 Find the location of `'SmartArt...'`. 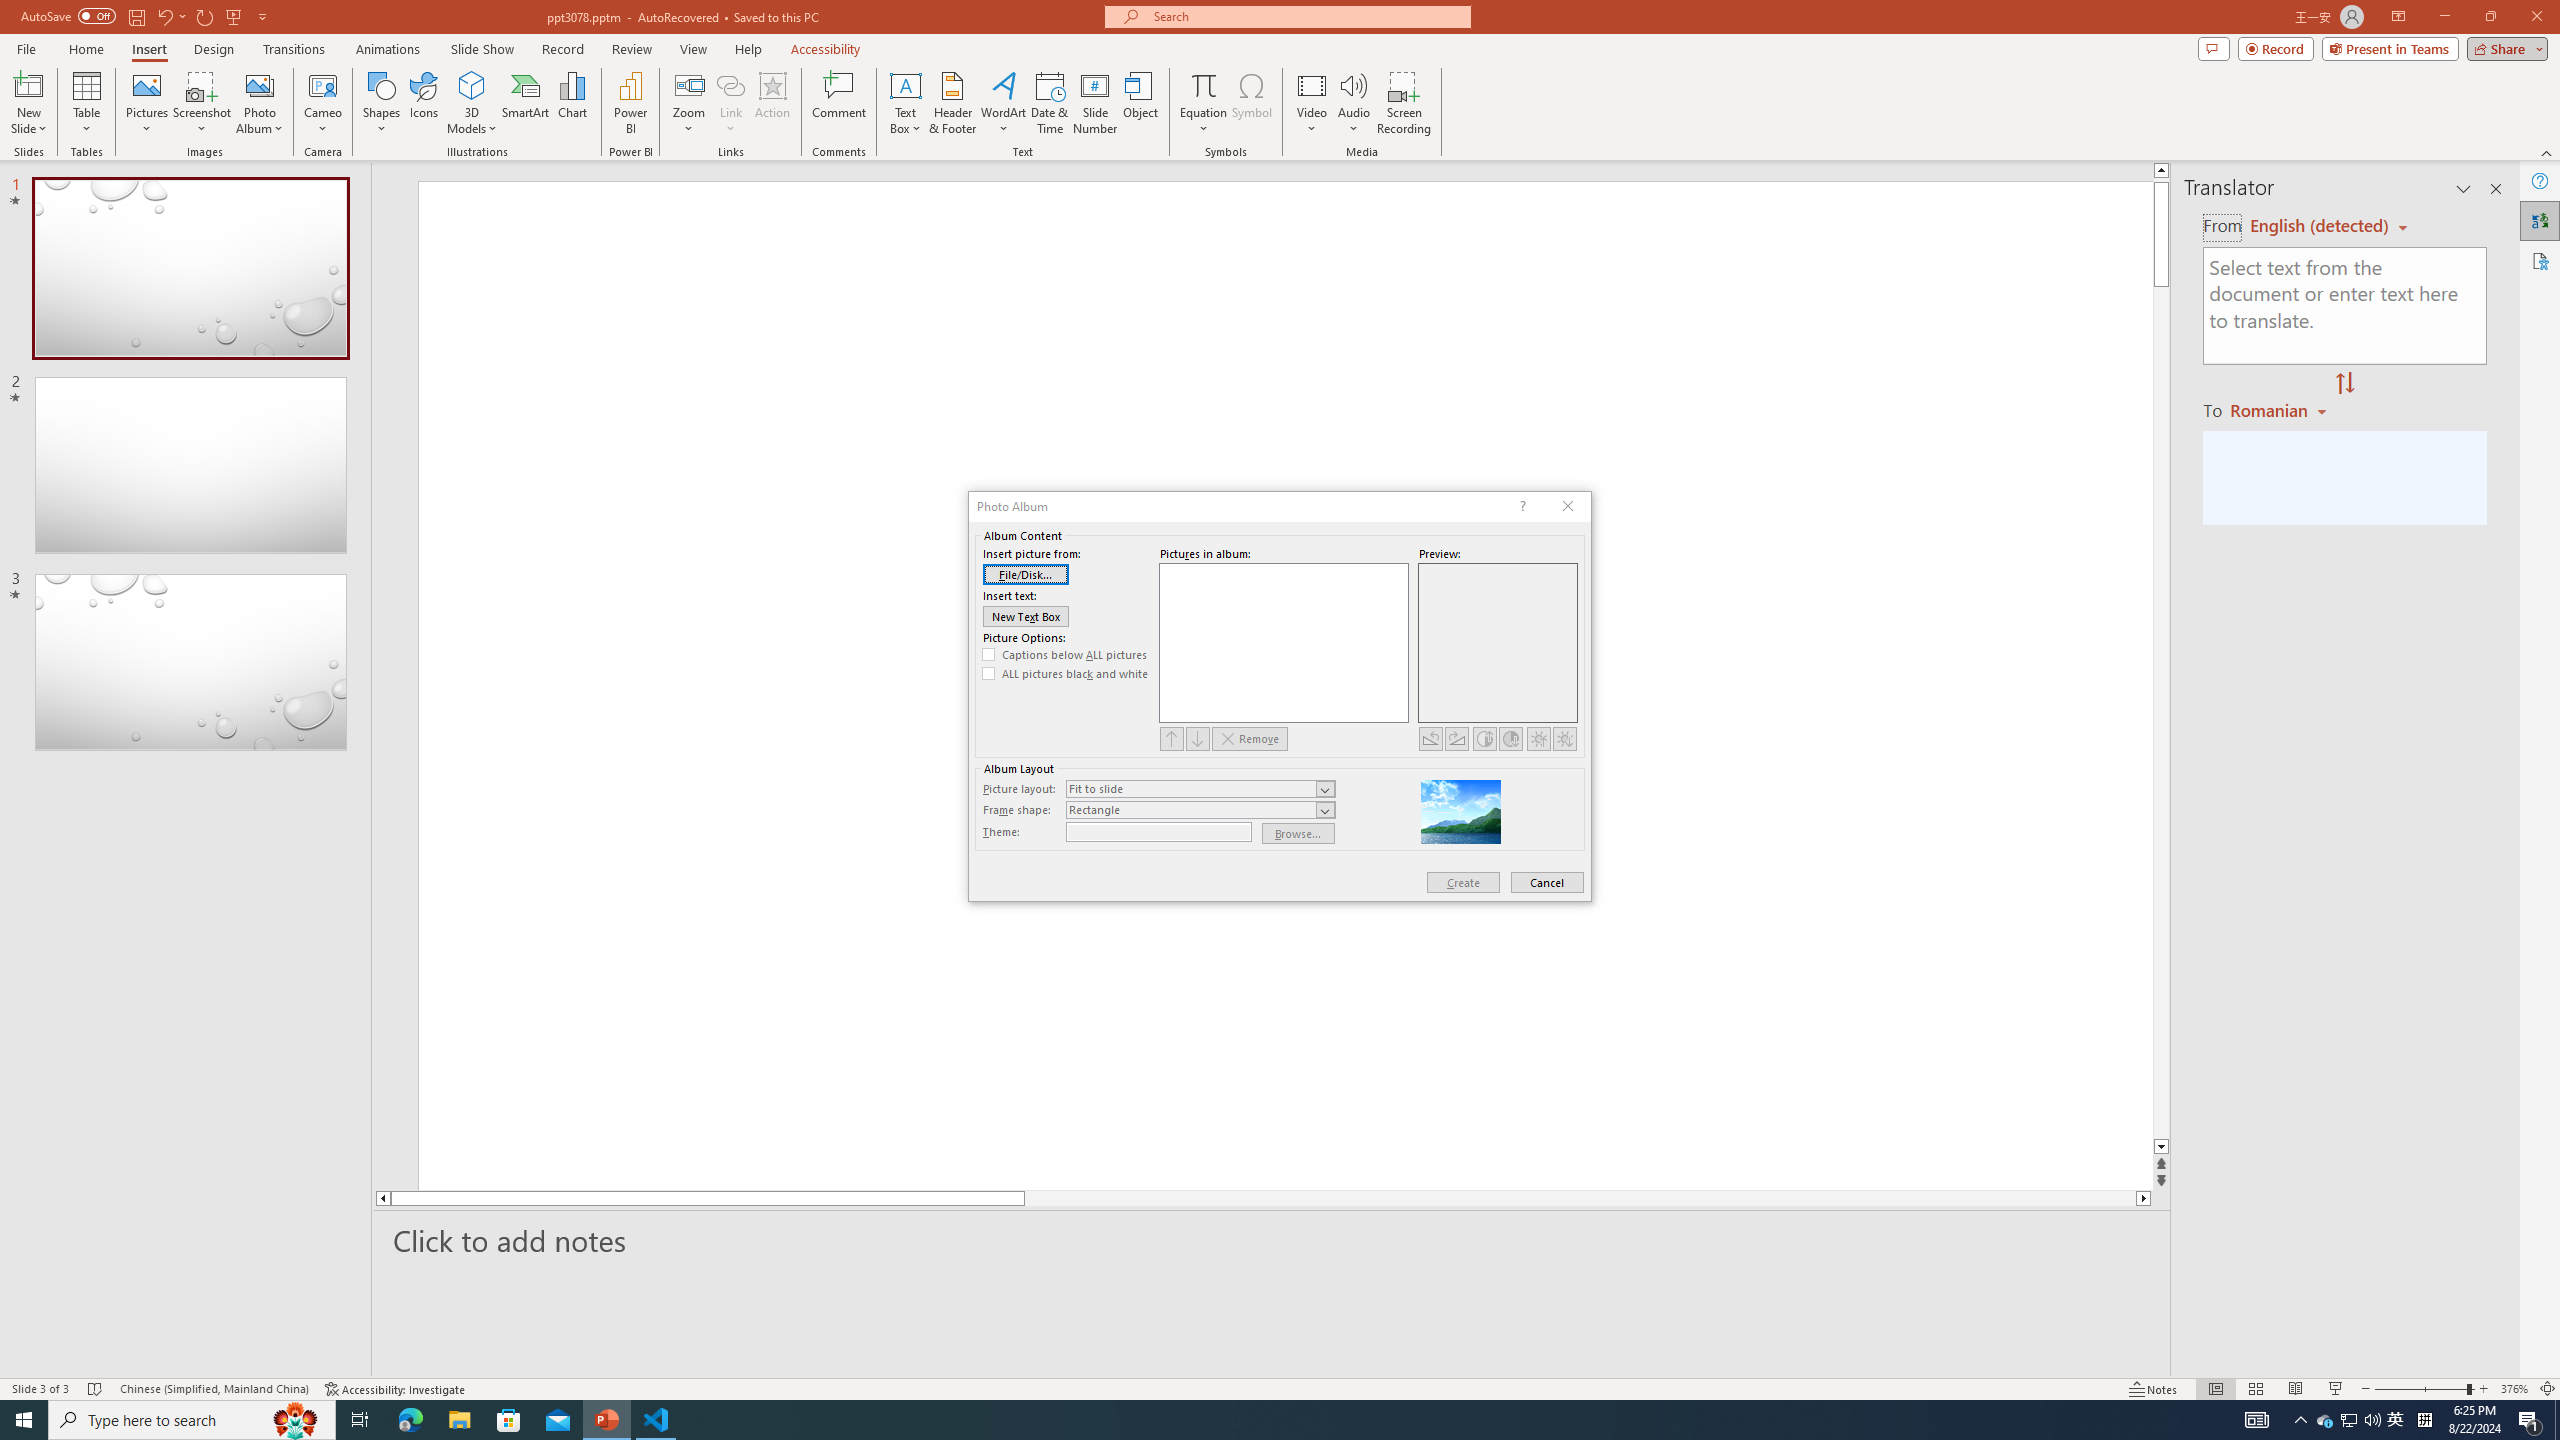

'SmartArt...' is located at coordinates (525, 103).